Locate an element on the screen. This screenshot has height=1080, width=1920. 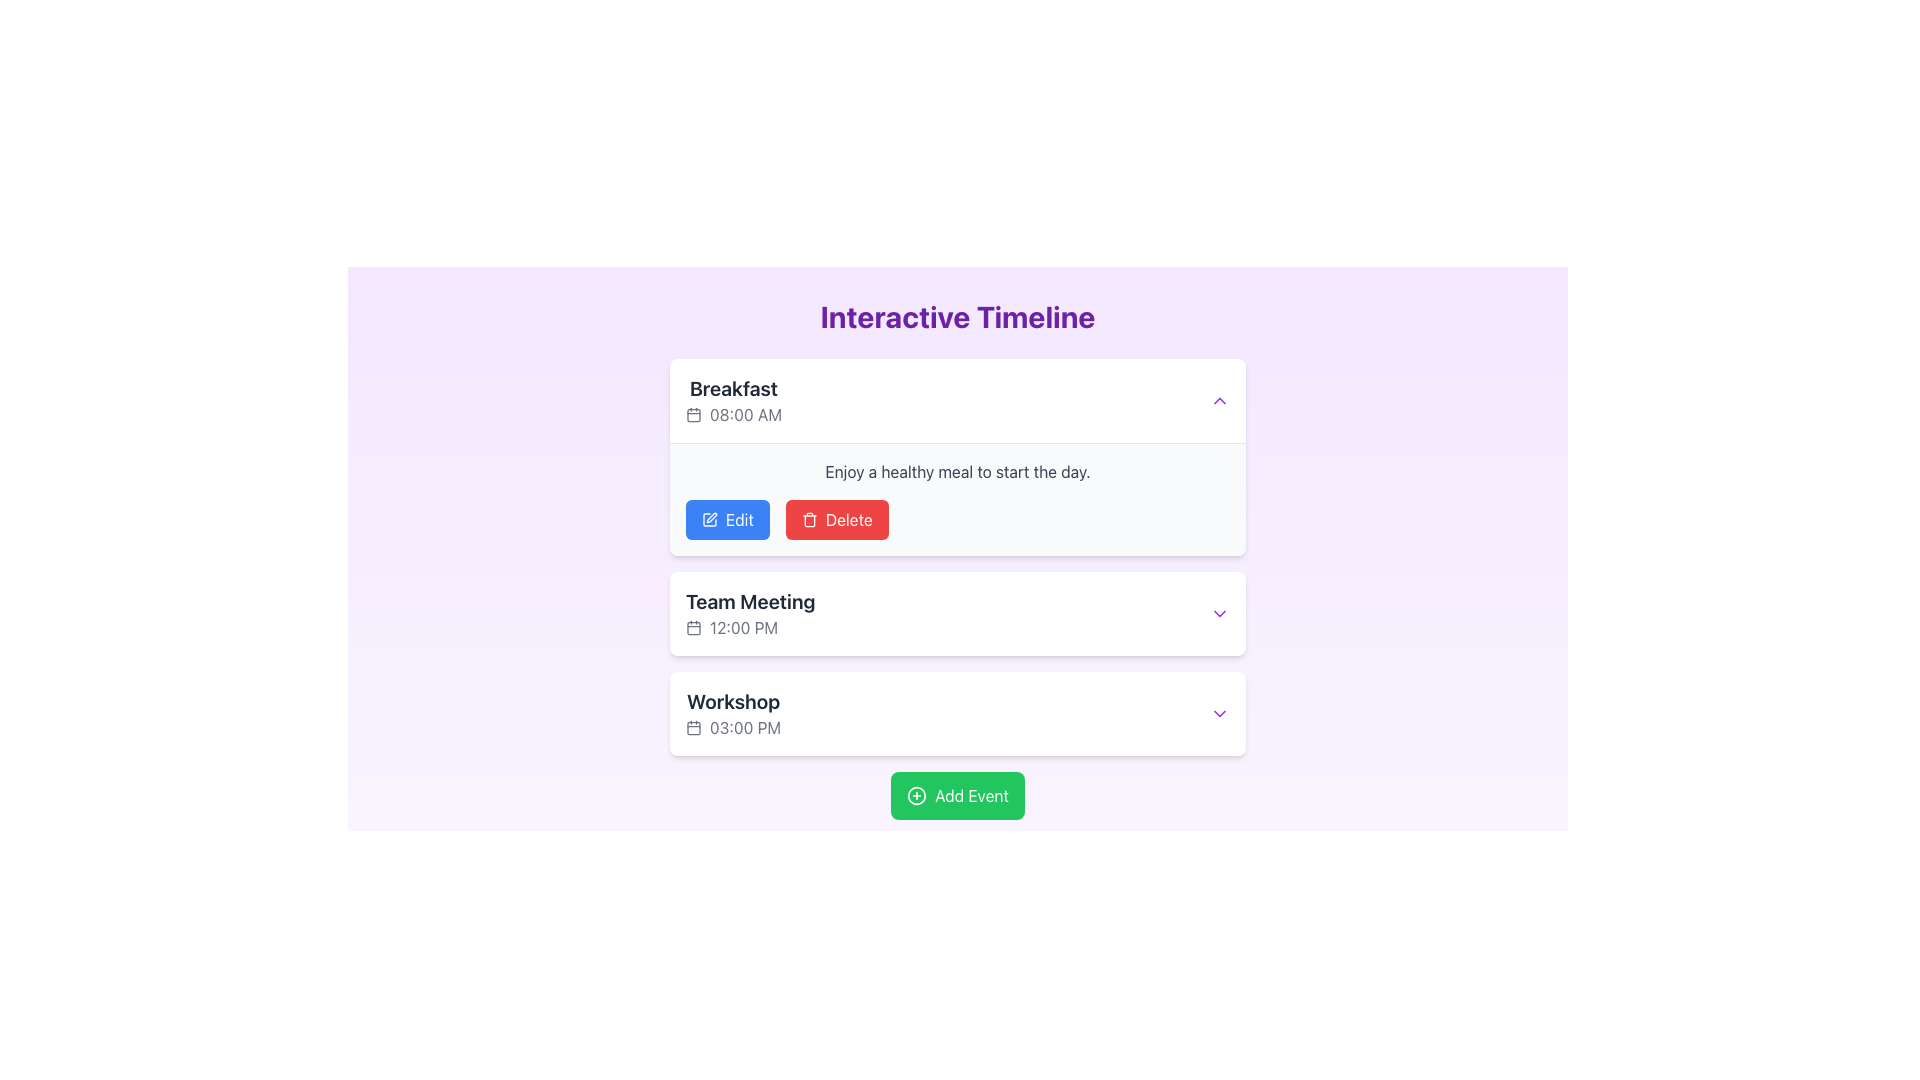
text element 'Team Meeting' which is styled in bold dark-gray font and positioned above the time '12:00 PM' in the second section of the 'Interactive Timeline.' is located at coordinates (749, 600).